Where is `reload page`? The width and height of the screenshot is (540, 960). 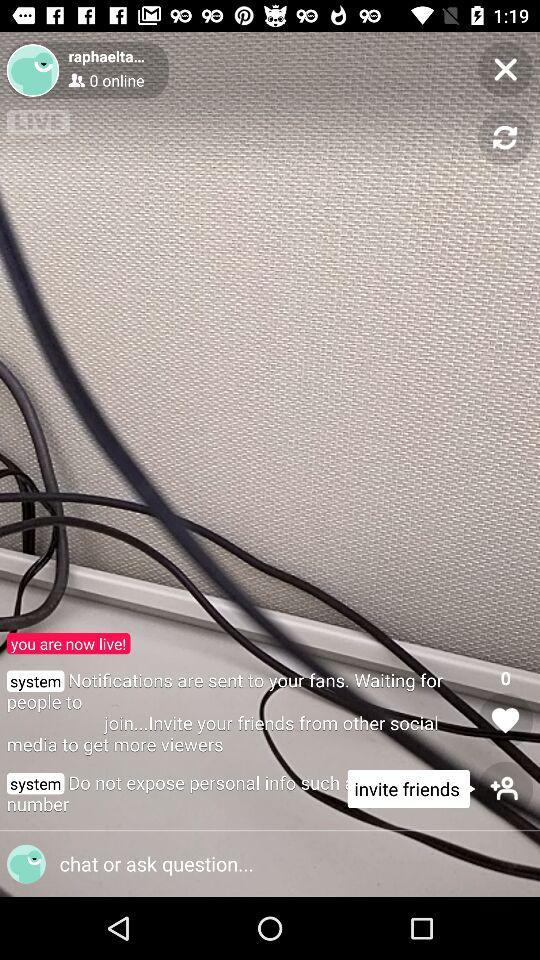
reload page is located at coordinates (504, 137).